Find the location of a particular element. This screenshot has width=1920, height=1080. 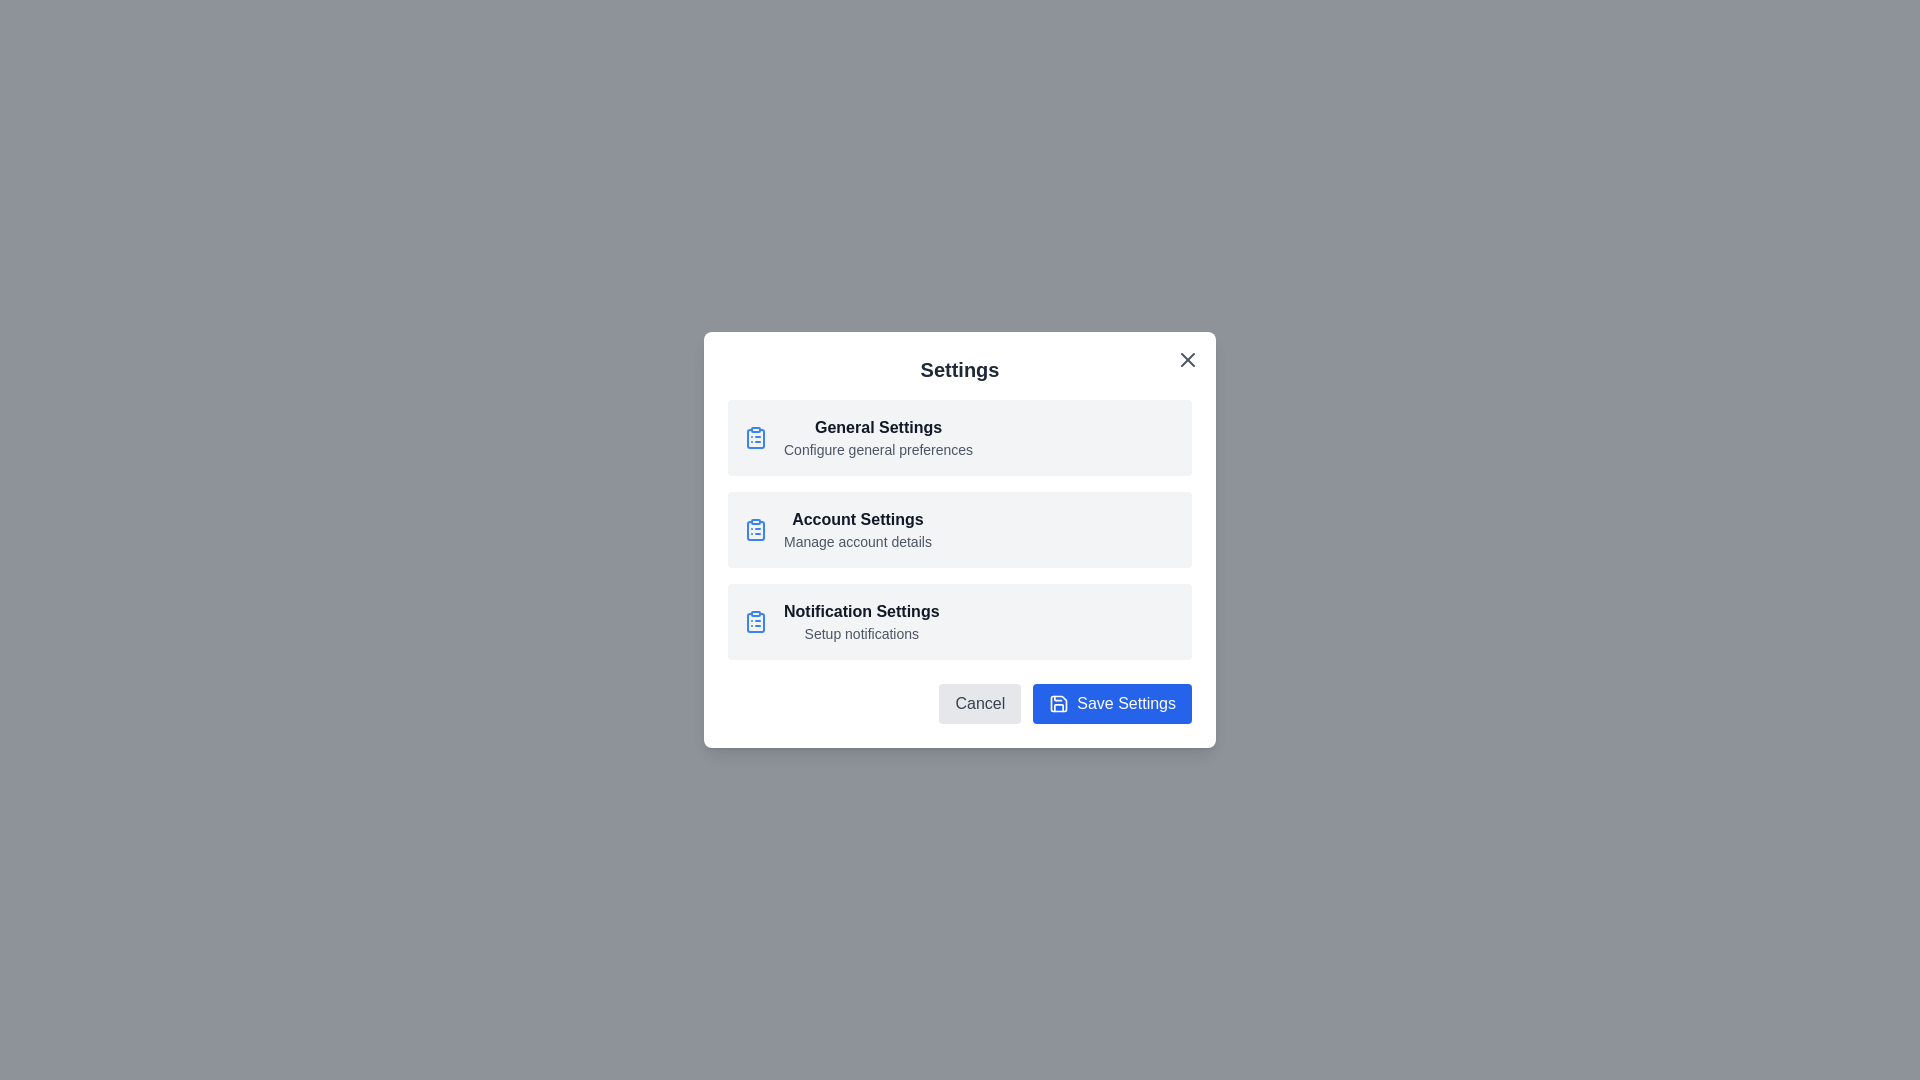

the 'Save Settings' button which includes the save action icon positioned towards the bottom-right corner of the modal dialog box is located at coordinates (1058, 703).